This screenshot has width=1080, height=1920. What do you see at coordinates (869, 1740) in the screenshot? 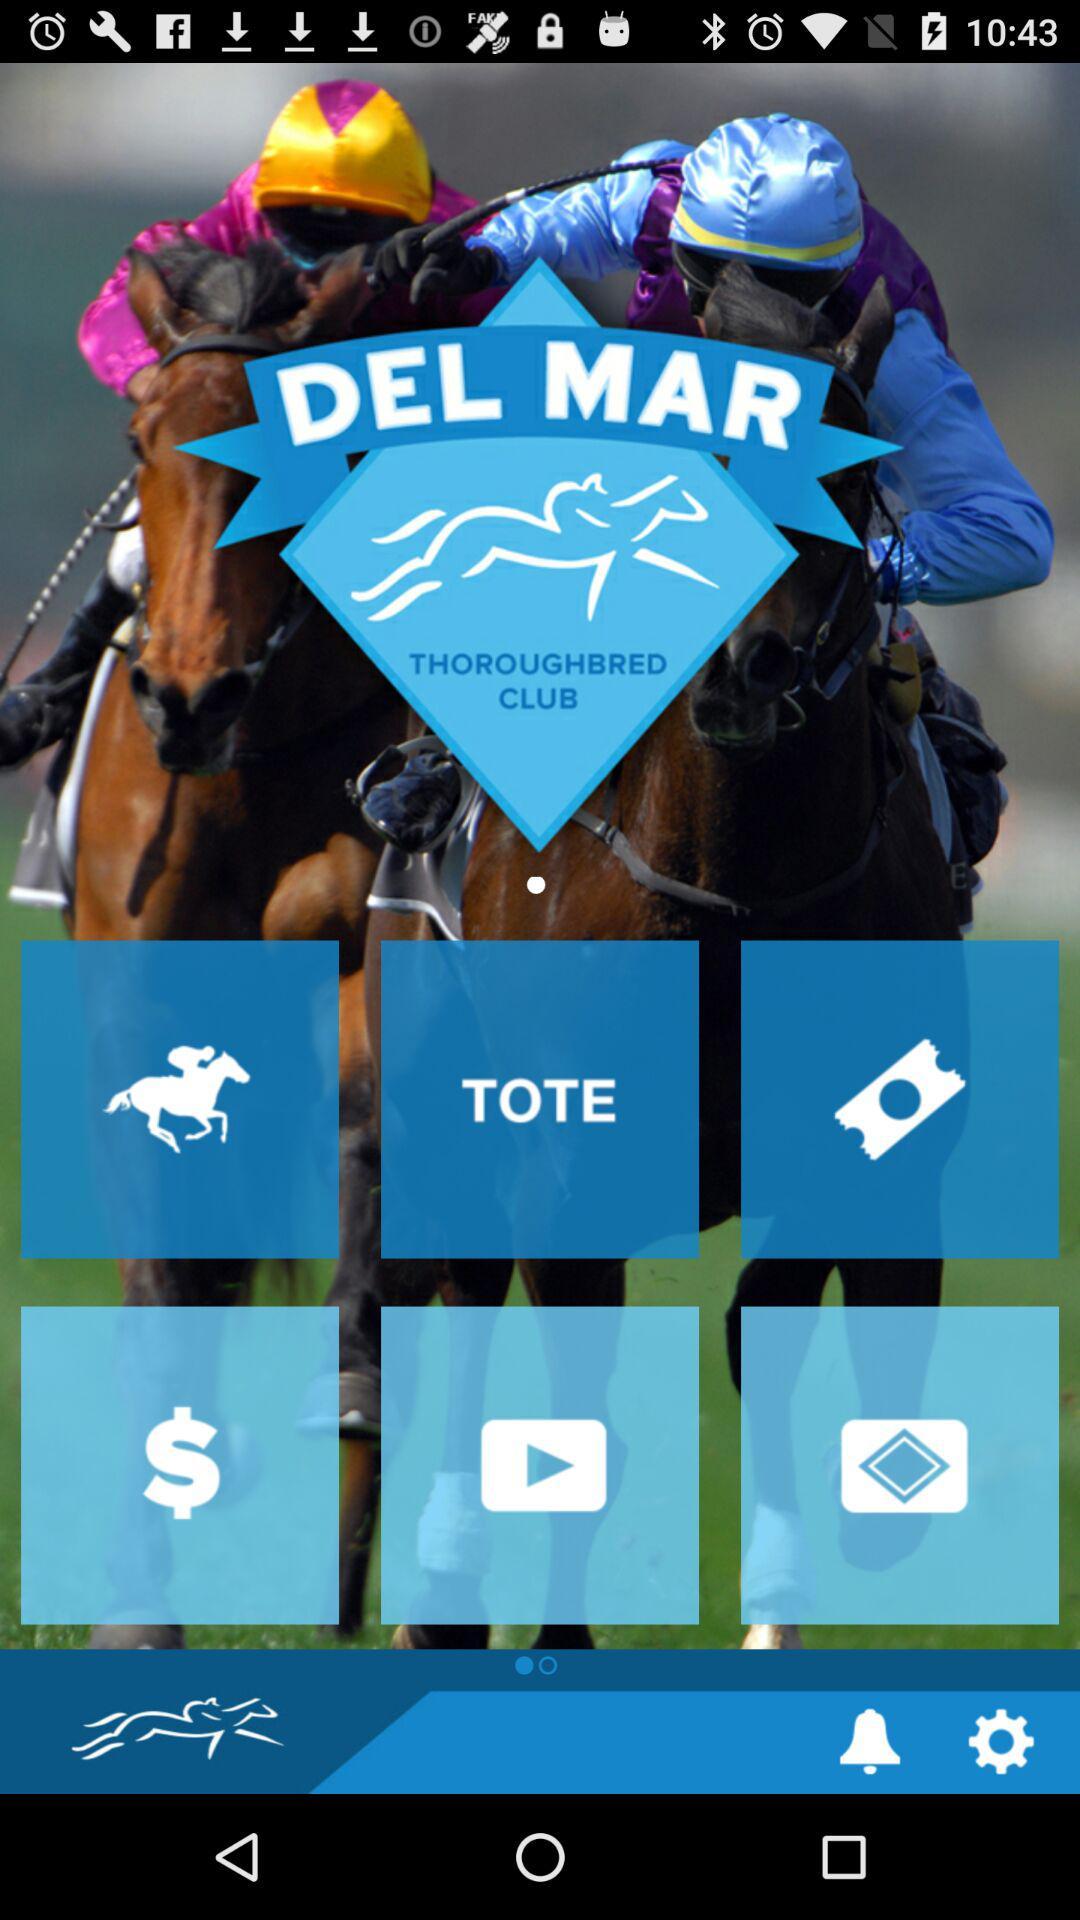
I see `notification settings` at bounding box center [869, 1740].